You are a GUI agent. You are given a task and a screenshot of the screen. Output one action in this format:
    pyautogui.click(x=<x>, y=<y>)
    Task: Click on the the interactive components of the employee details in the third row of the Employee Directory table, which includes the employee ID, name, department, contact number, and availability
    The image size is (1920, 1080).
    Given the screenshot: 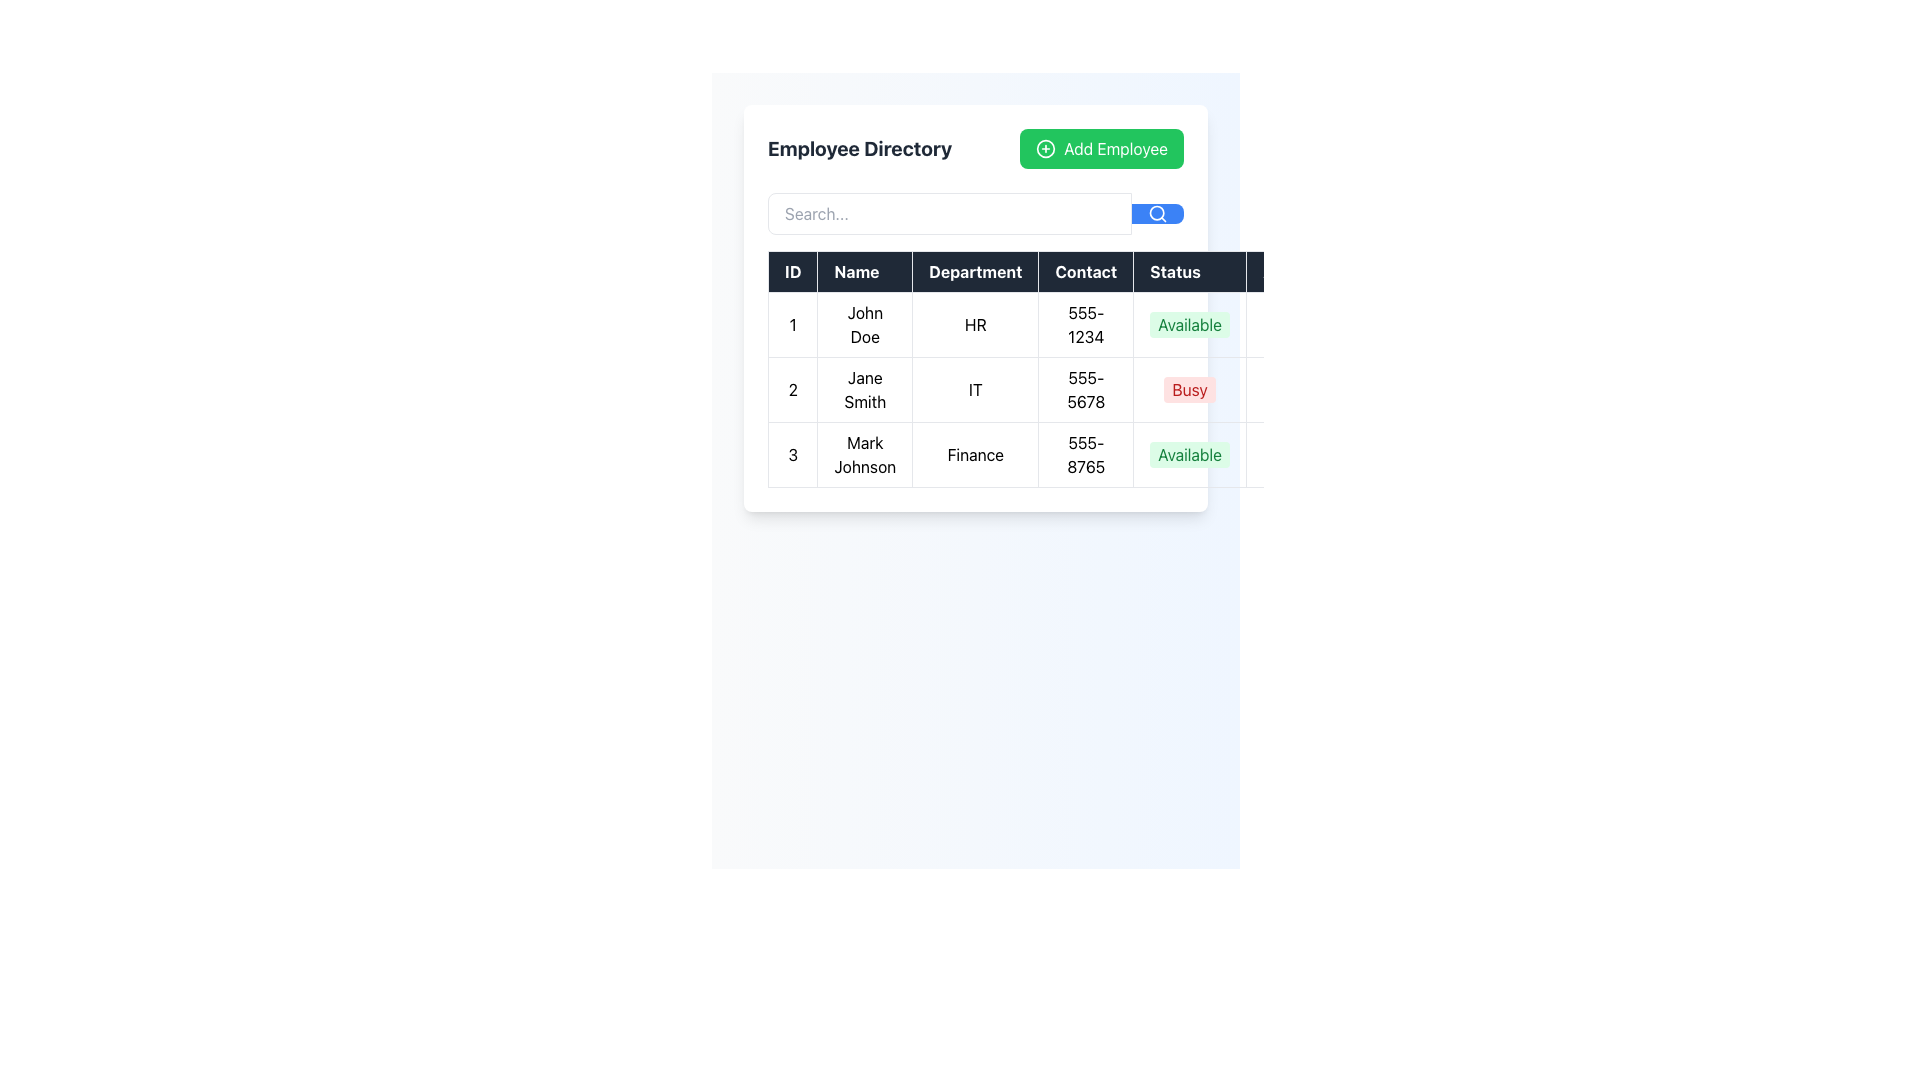 What is the action you would take?
    pyautogui.click(x=1052, y=455)
    